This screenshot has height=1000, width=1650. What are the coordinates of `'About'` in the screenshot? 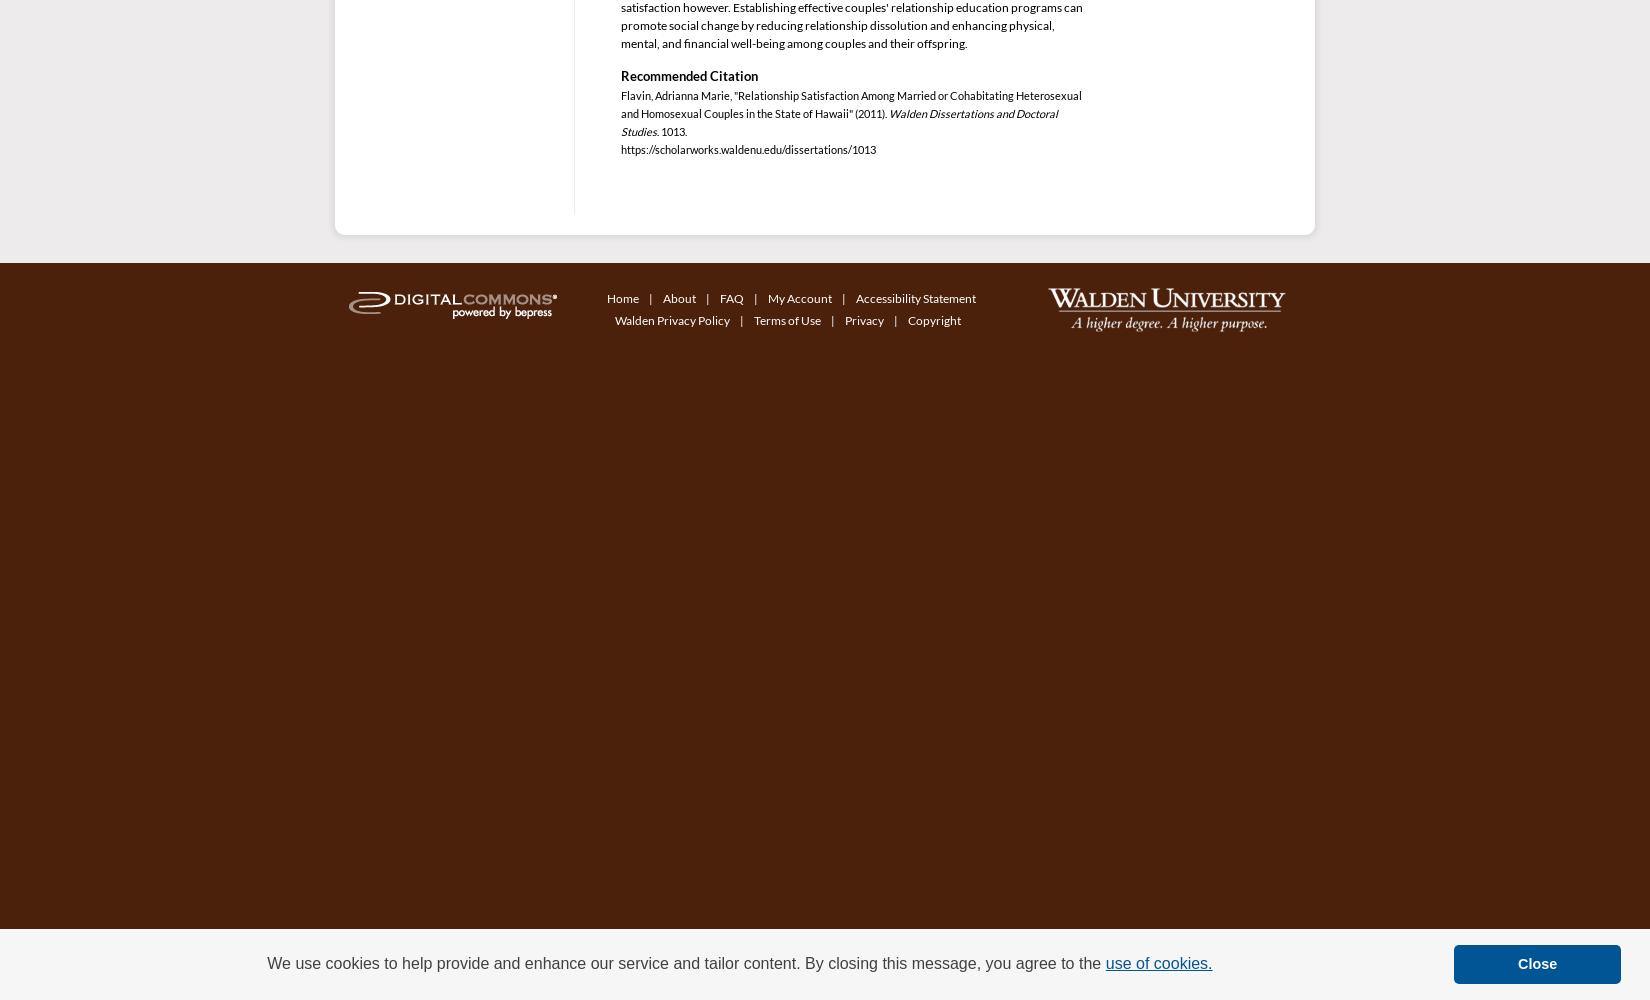 It's located at (679, 298).